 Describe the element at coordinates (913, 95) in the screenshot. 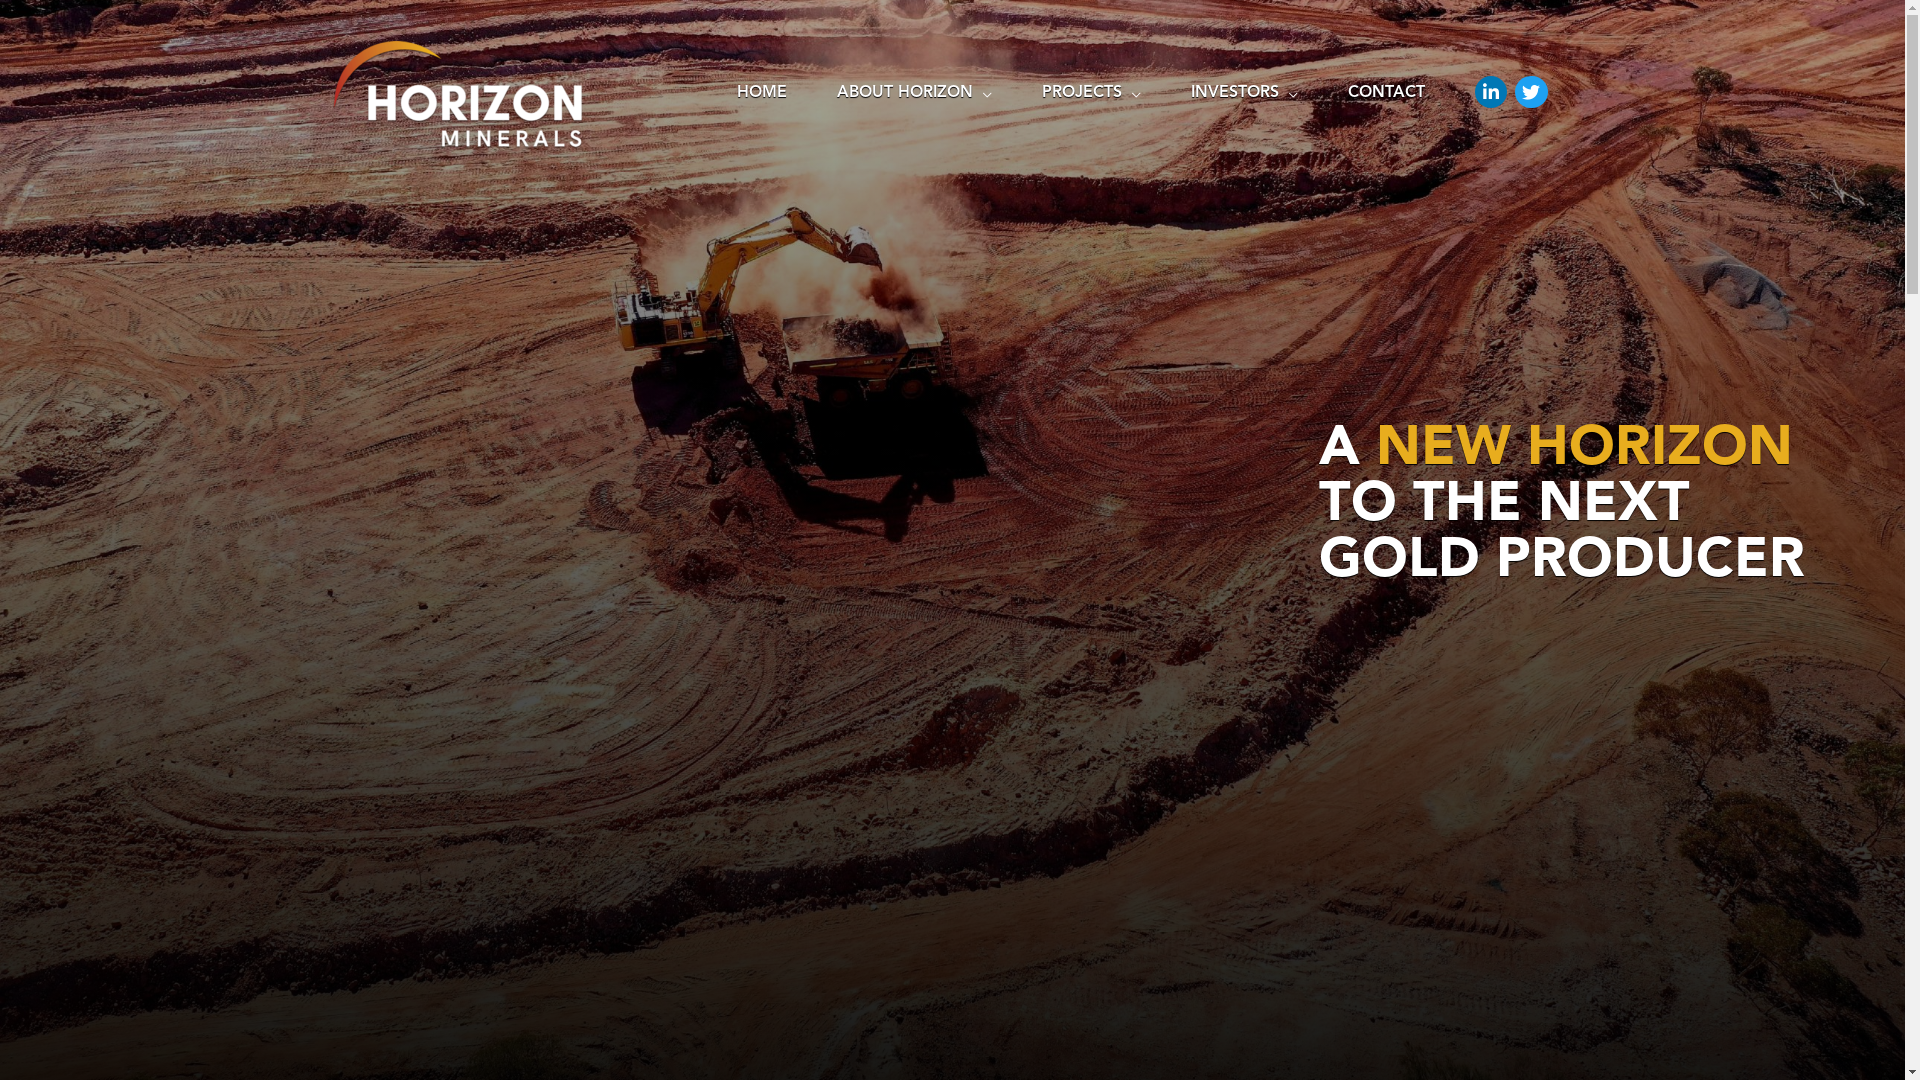

I see `'ABOUT HORIZON'` at that location.